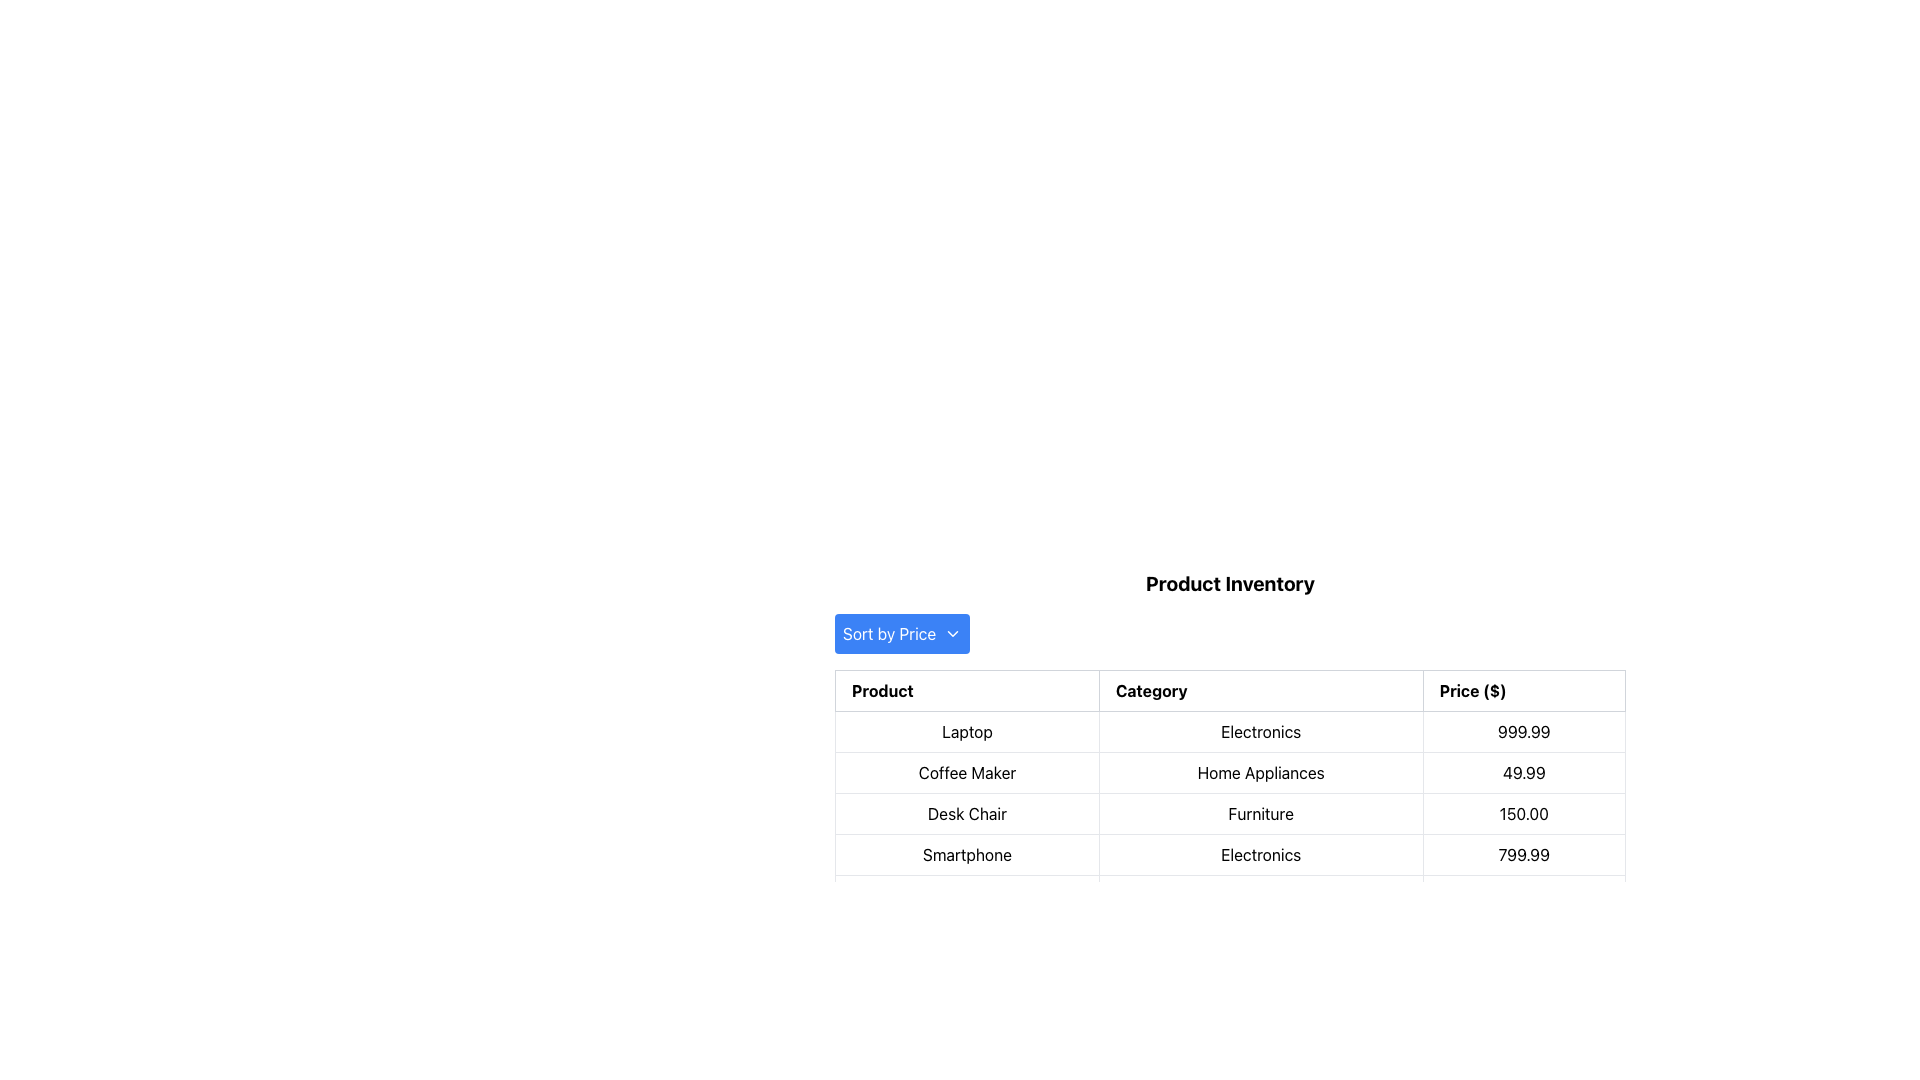 The image size is (1920, 1080). What do you see at coordinates (1260, 689) in the screenshot?
I see `the second column header in the table` at bounding box center [1260, 689].